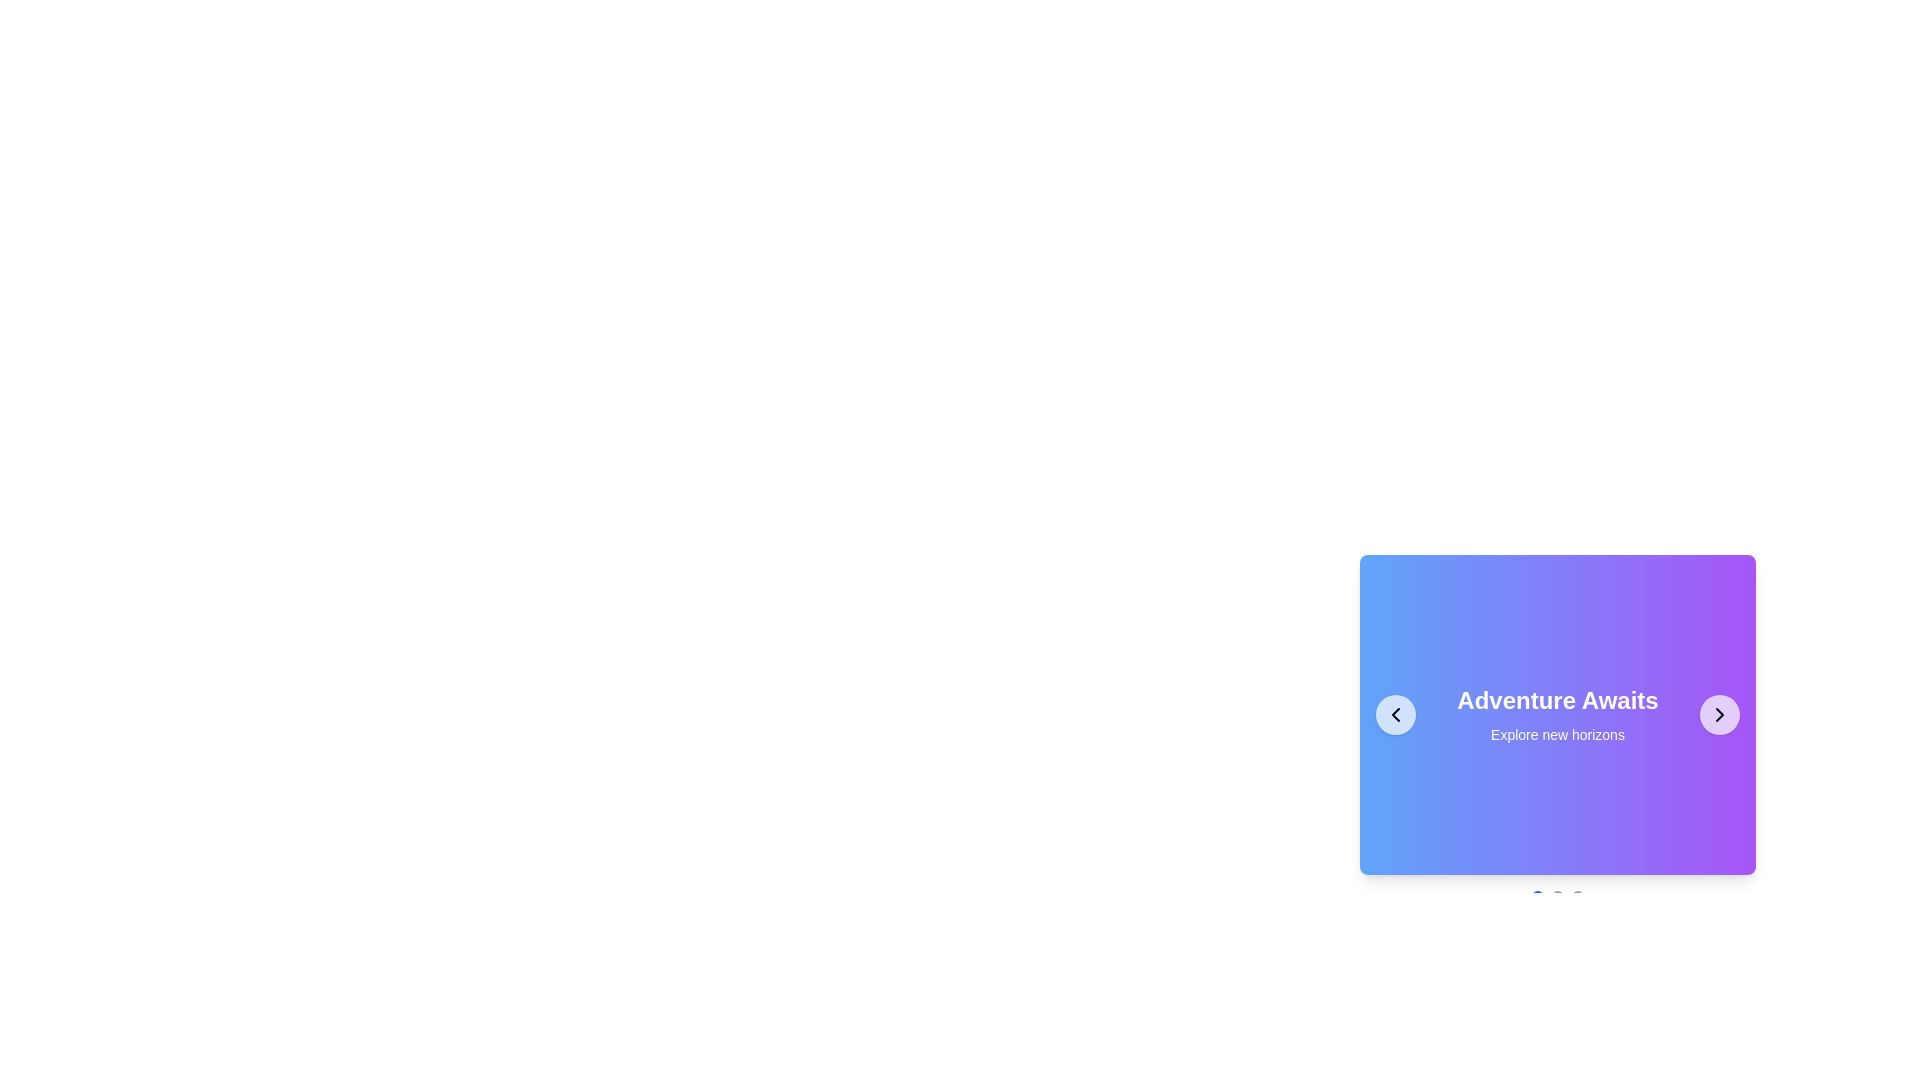 Image resolution: width=1920 pixels, height=1080 pixels. What do you see at coordinates (1718, 713) in the screenshot?
I see `the circular Chevron button with a white background and rightward chevron icon` at bounding box center [1718, 713].